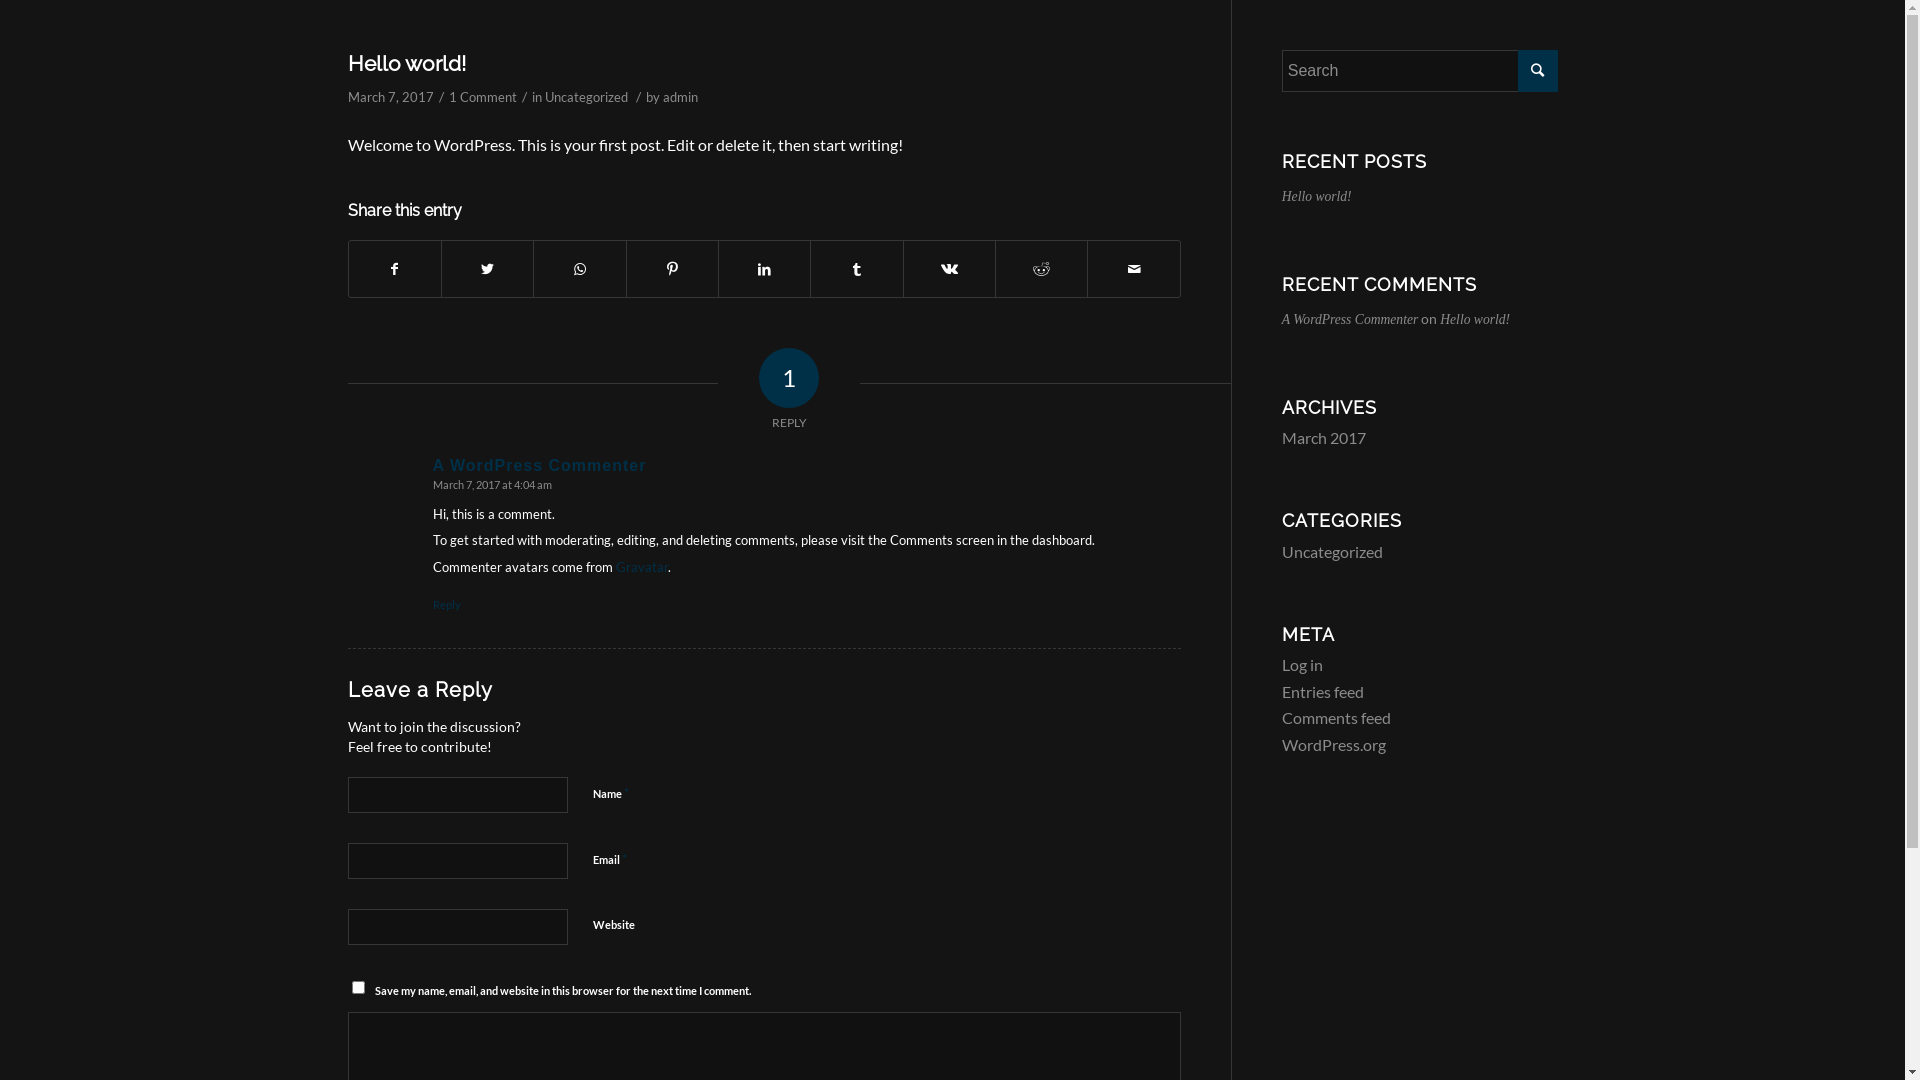  What do you see at coordinates (347, 62) in the screenshot?
I see `'Hello world!'` at bounding box center [347, 62].